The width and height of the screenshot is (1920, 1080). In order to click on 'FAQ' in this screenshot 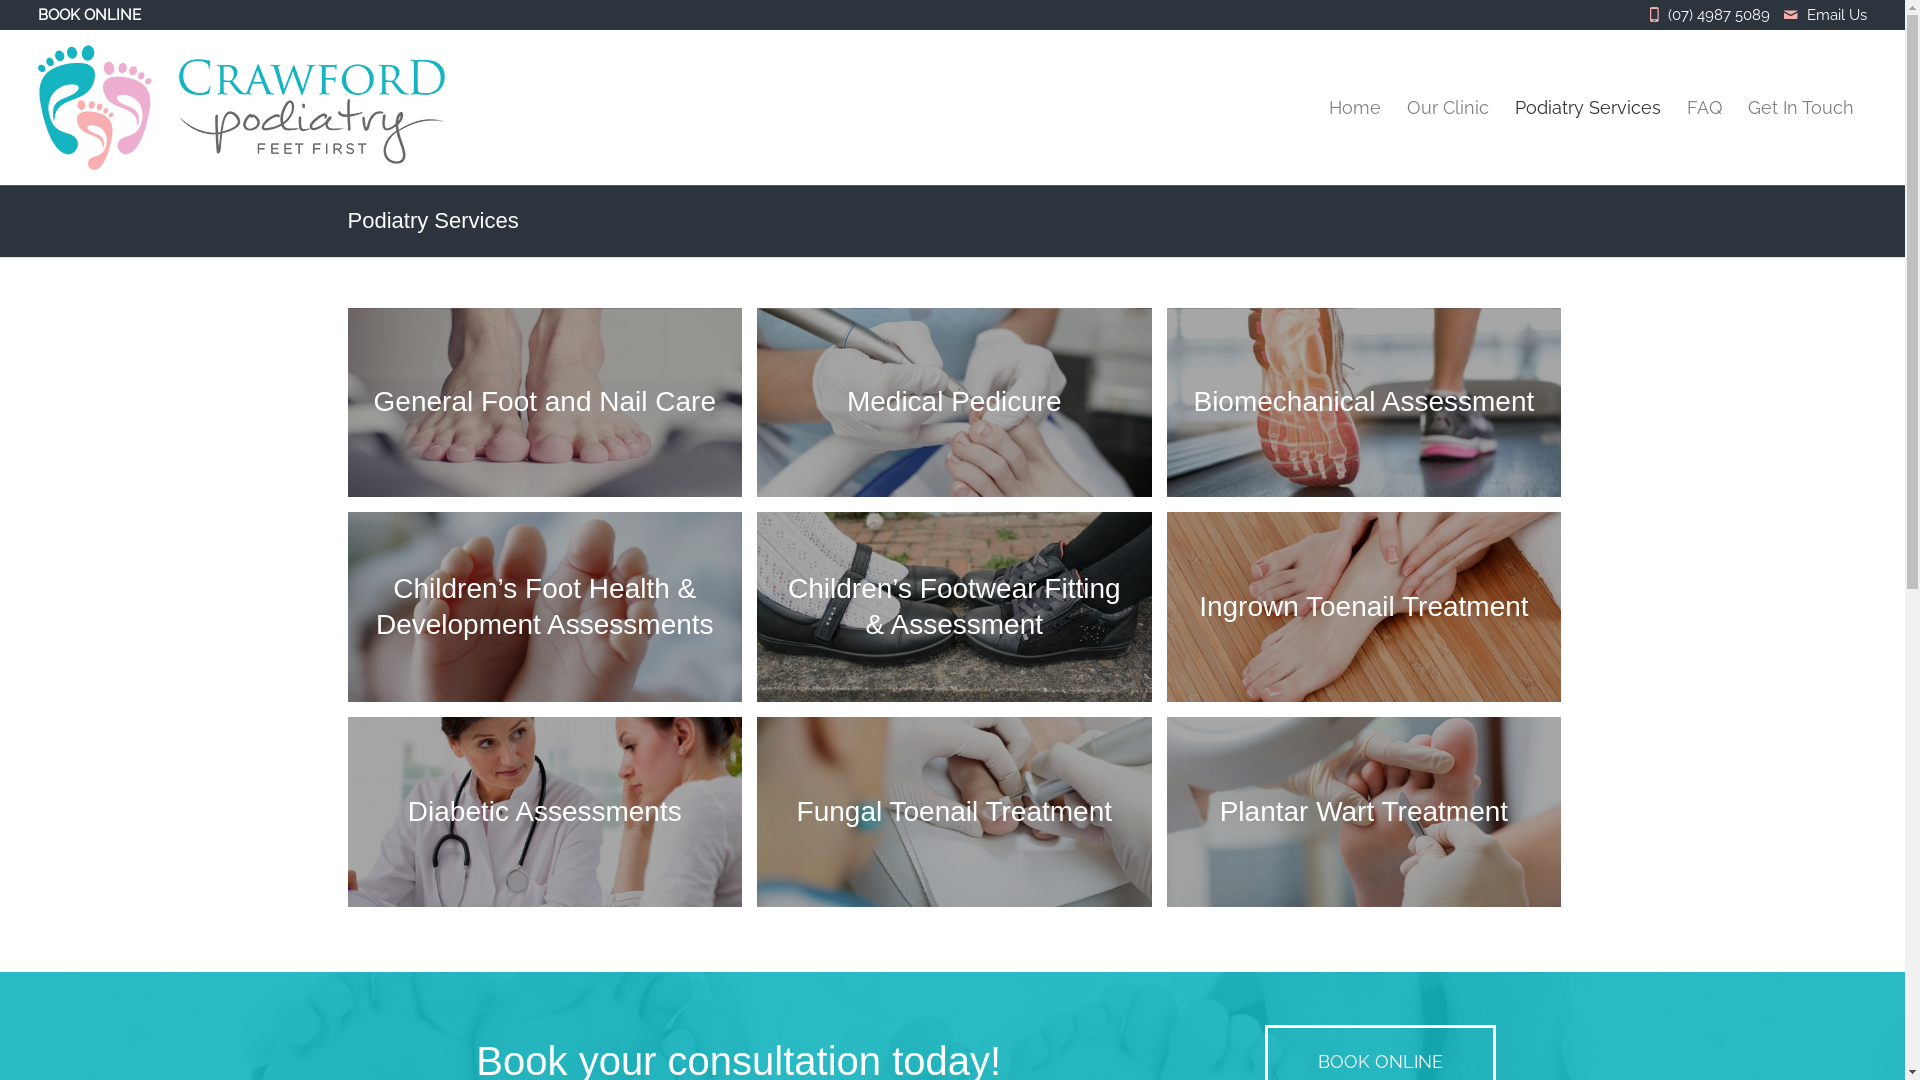, I will do `click(1703, 107)`.